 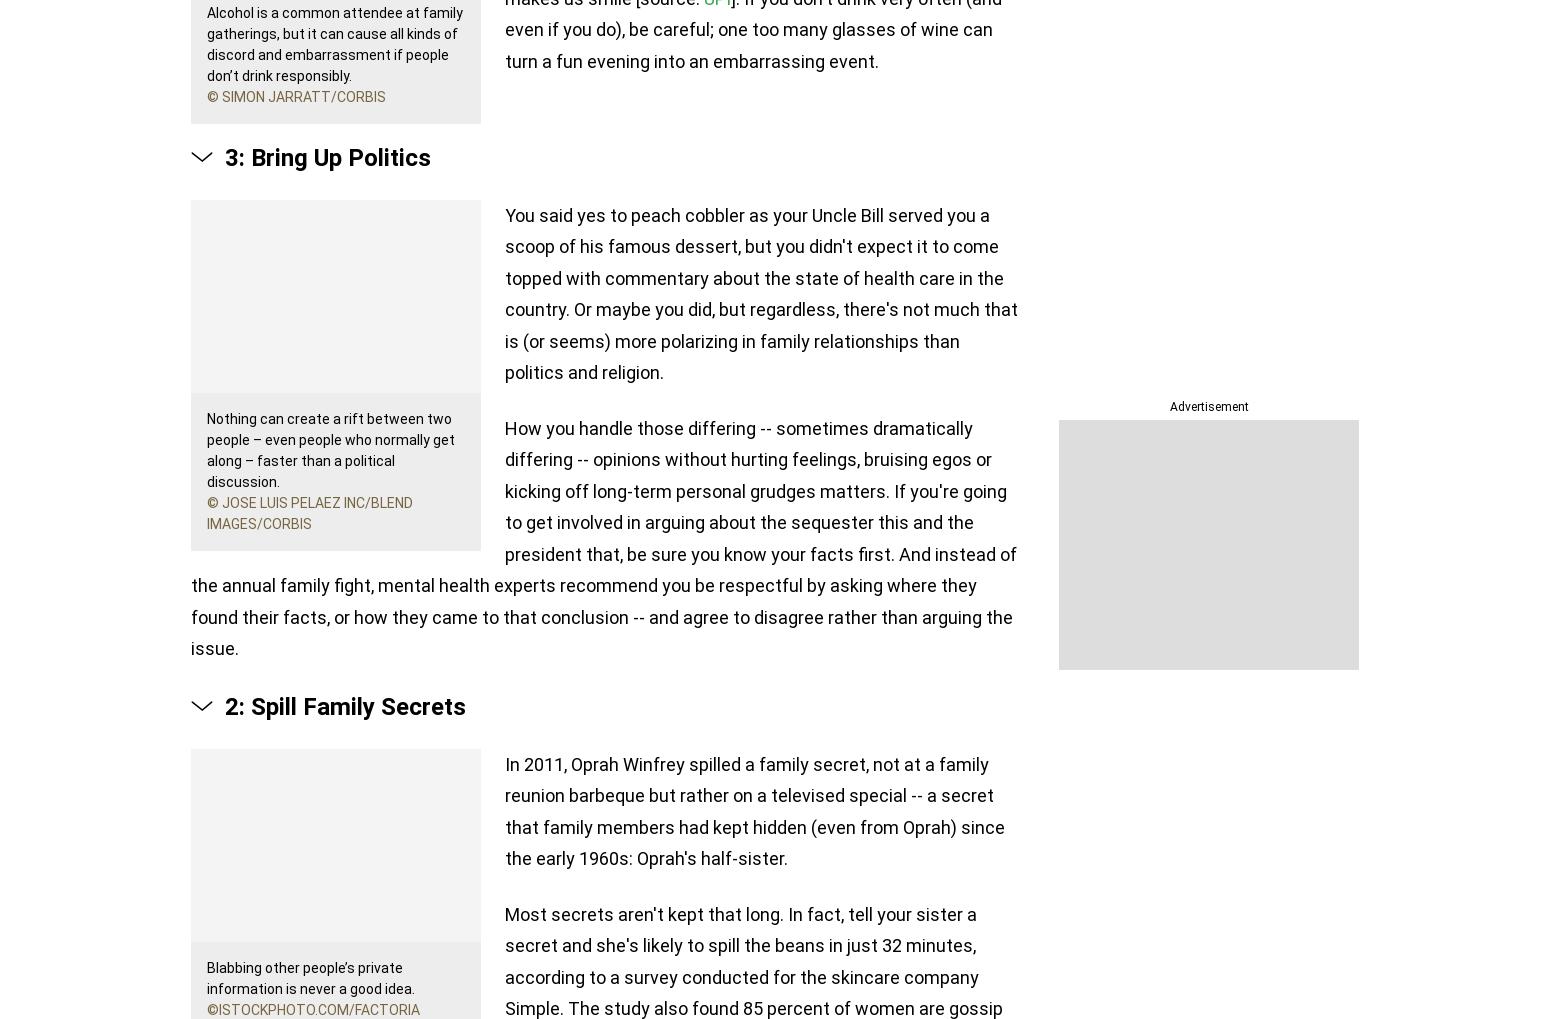 What do you see at coordinates (333, 42) in the screenshot?
I see `'Alcohol is a common attendee at family gatherings, but it can cause all kinds of discord and embarrassment if people don’t drink responsibly.'` at bounding box center [333, 42].